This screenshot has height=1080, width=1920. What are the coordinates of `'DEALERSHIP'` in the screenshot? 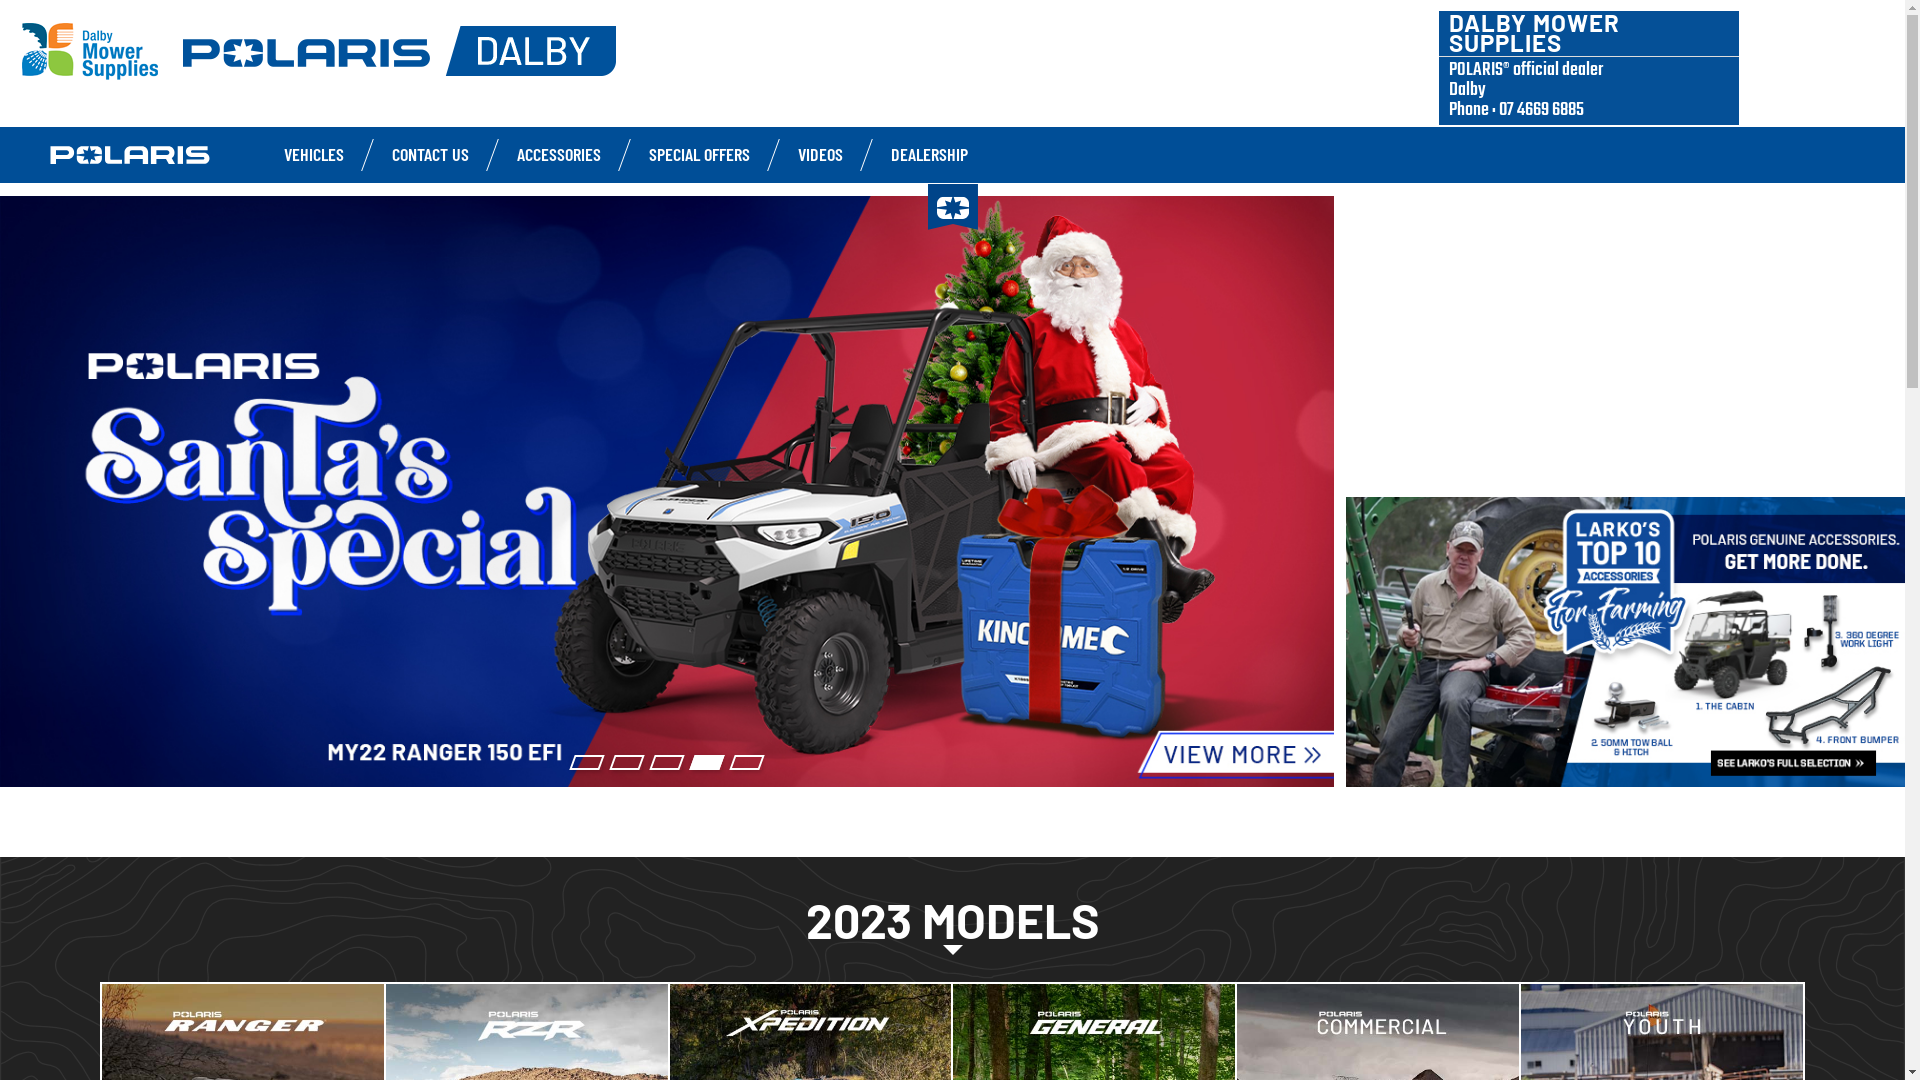 It's located at (928, 153).